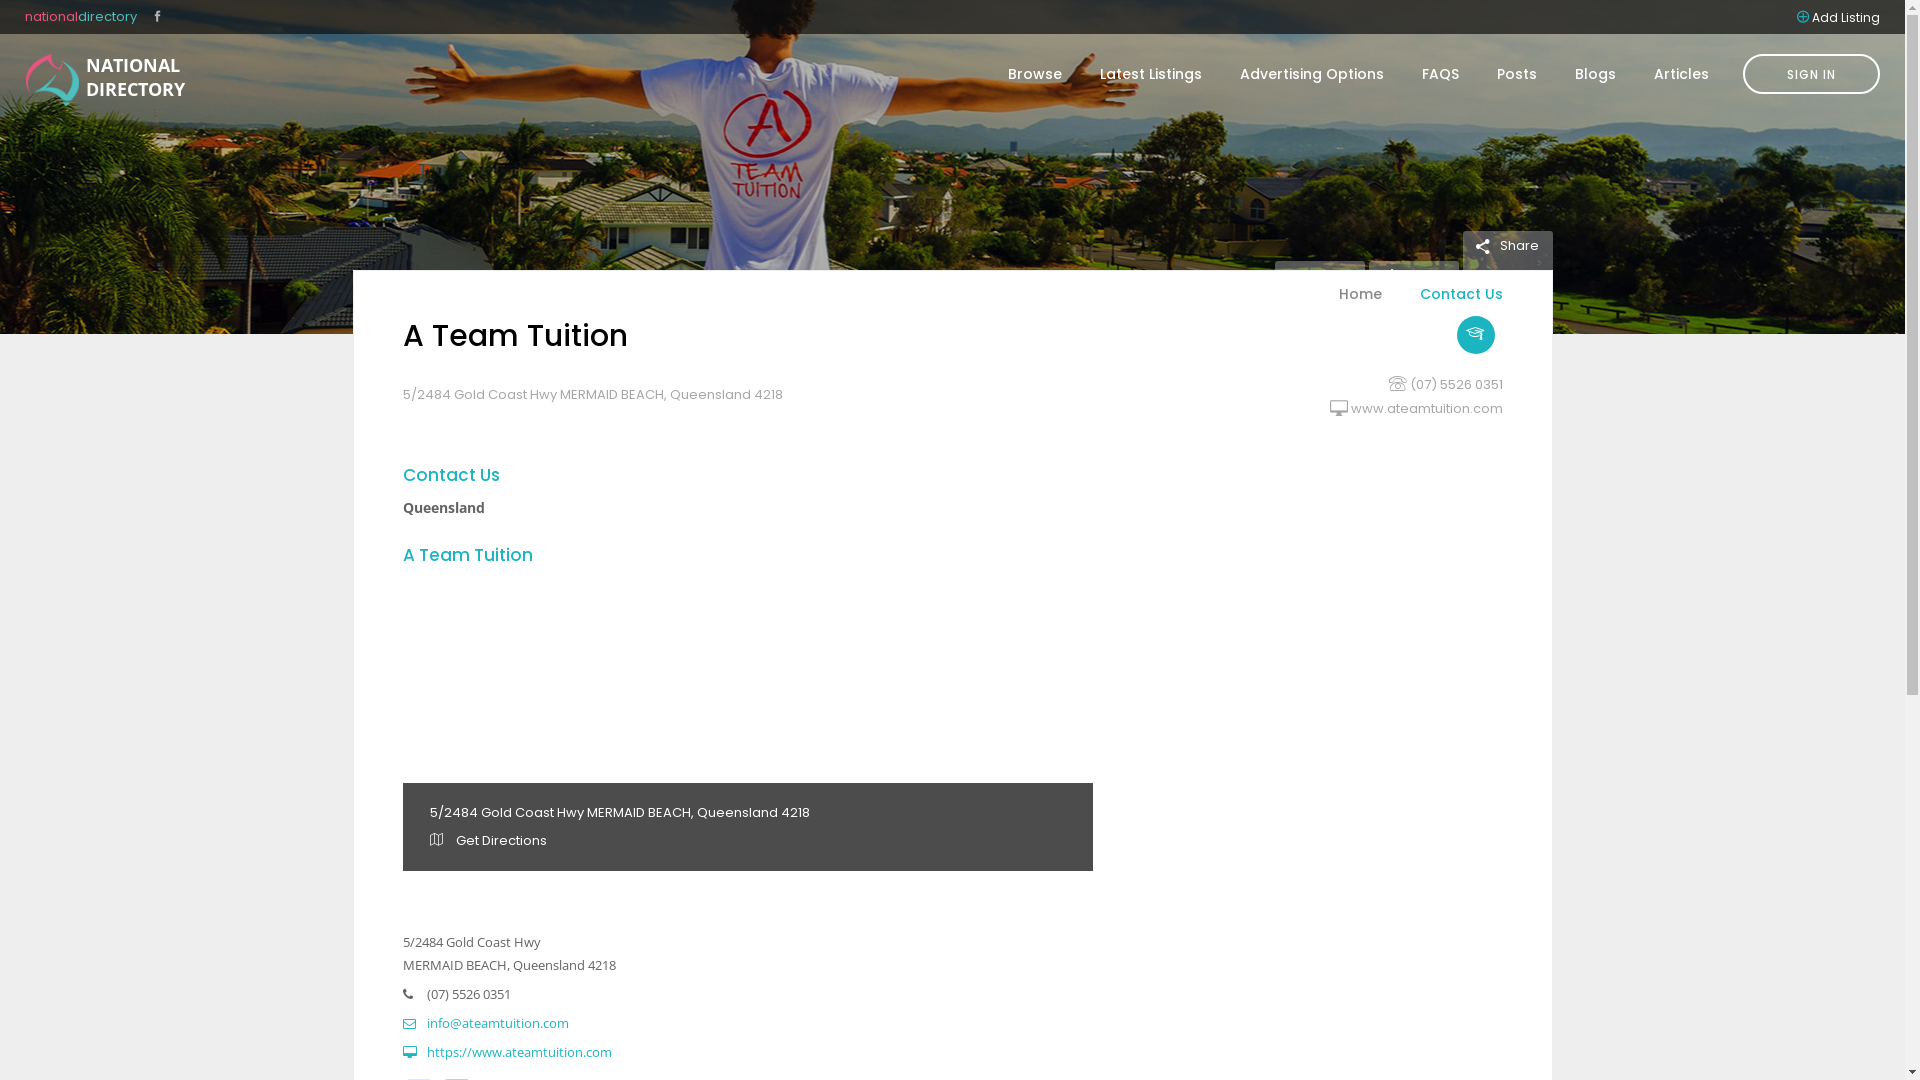 The height and width of the screenshot is (1080, 1920). What do you see at coordinates (1272, 274) in the screenshot?
I see `'Follow'` at bounding box center [1272, 274].